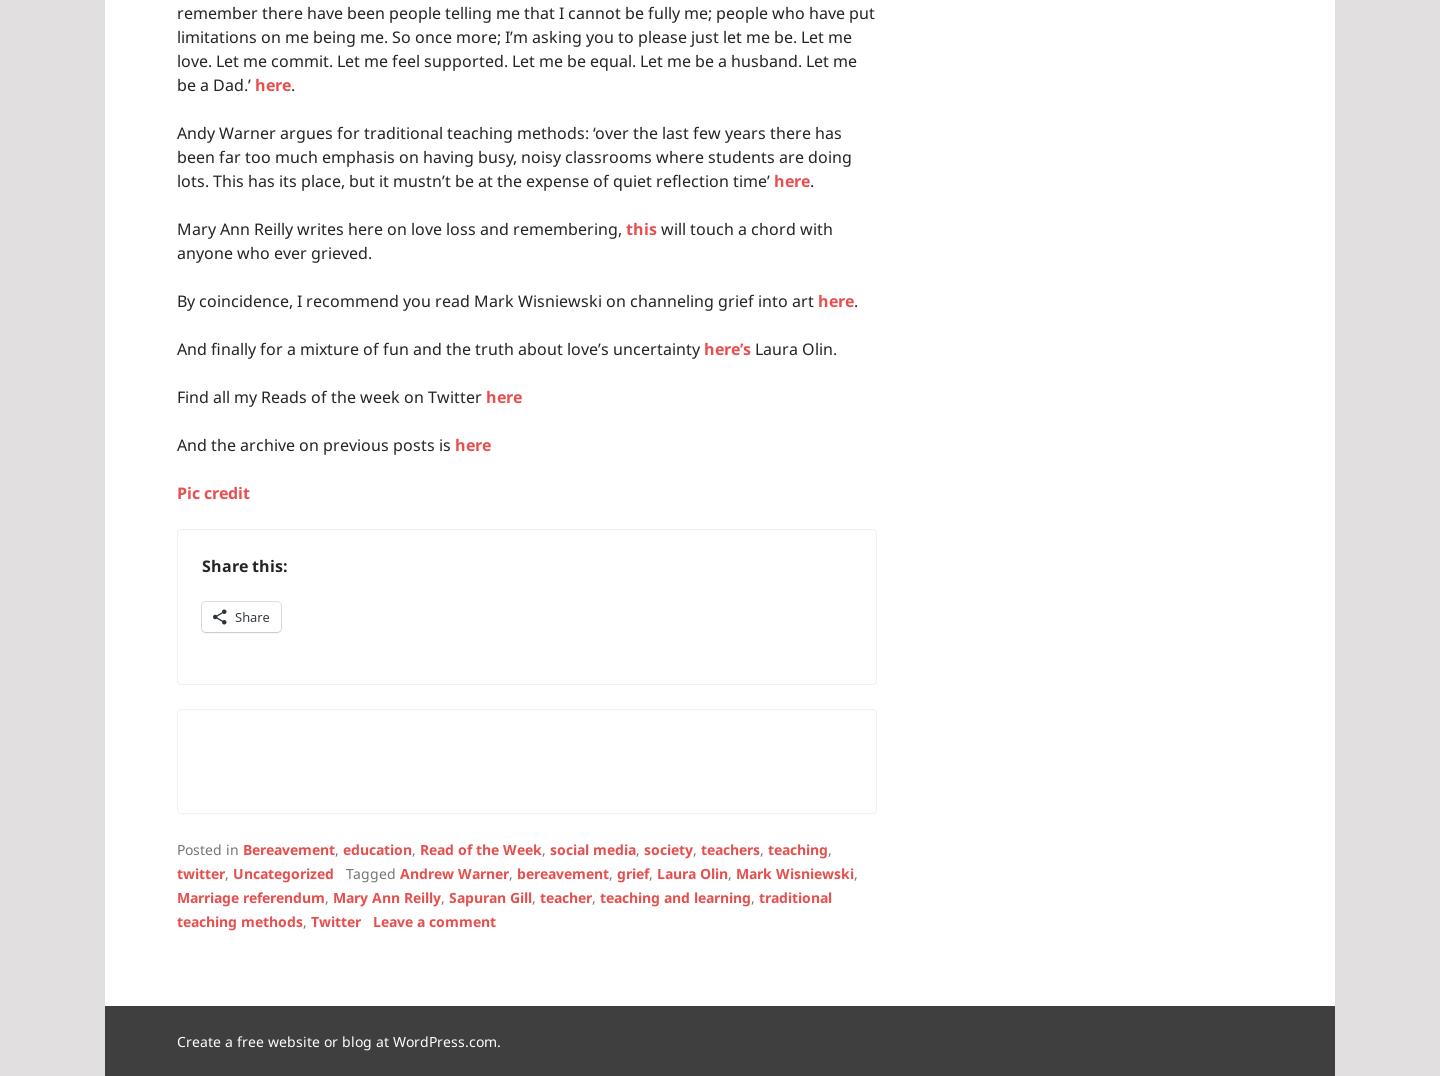 The width and height of the screenshot is (1440, 1076). Describe the element at coordinates (434, 919) in the screenshot. I see `'Leave a comment'` at that location.